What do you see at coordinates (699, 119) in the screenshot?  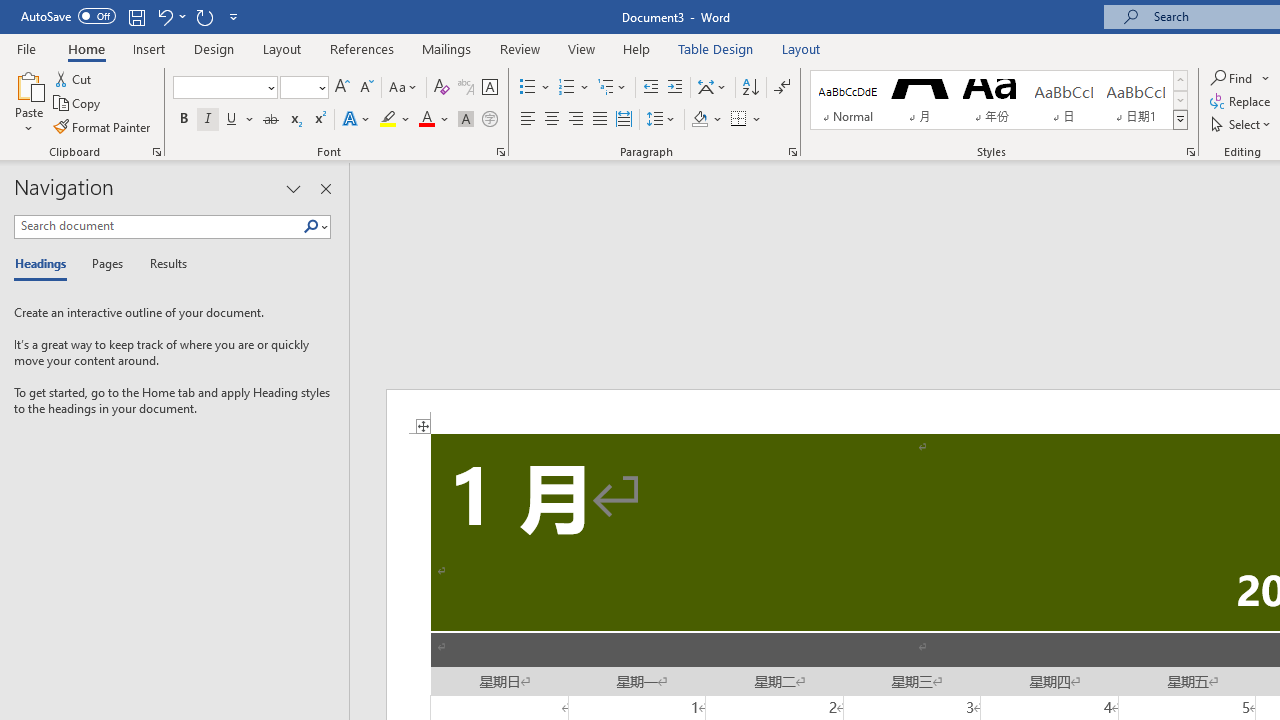 I see `'Shading RGB(0, 0, 0)'` at bounding box center [699, 119].